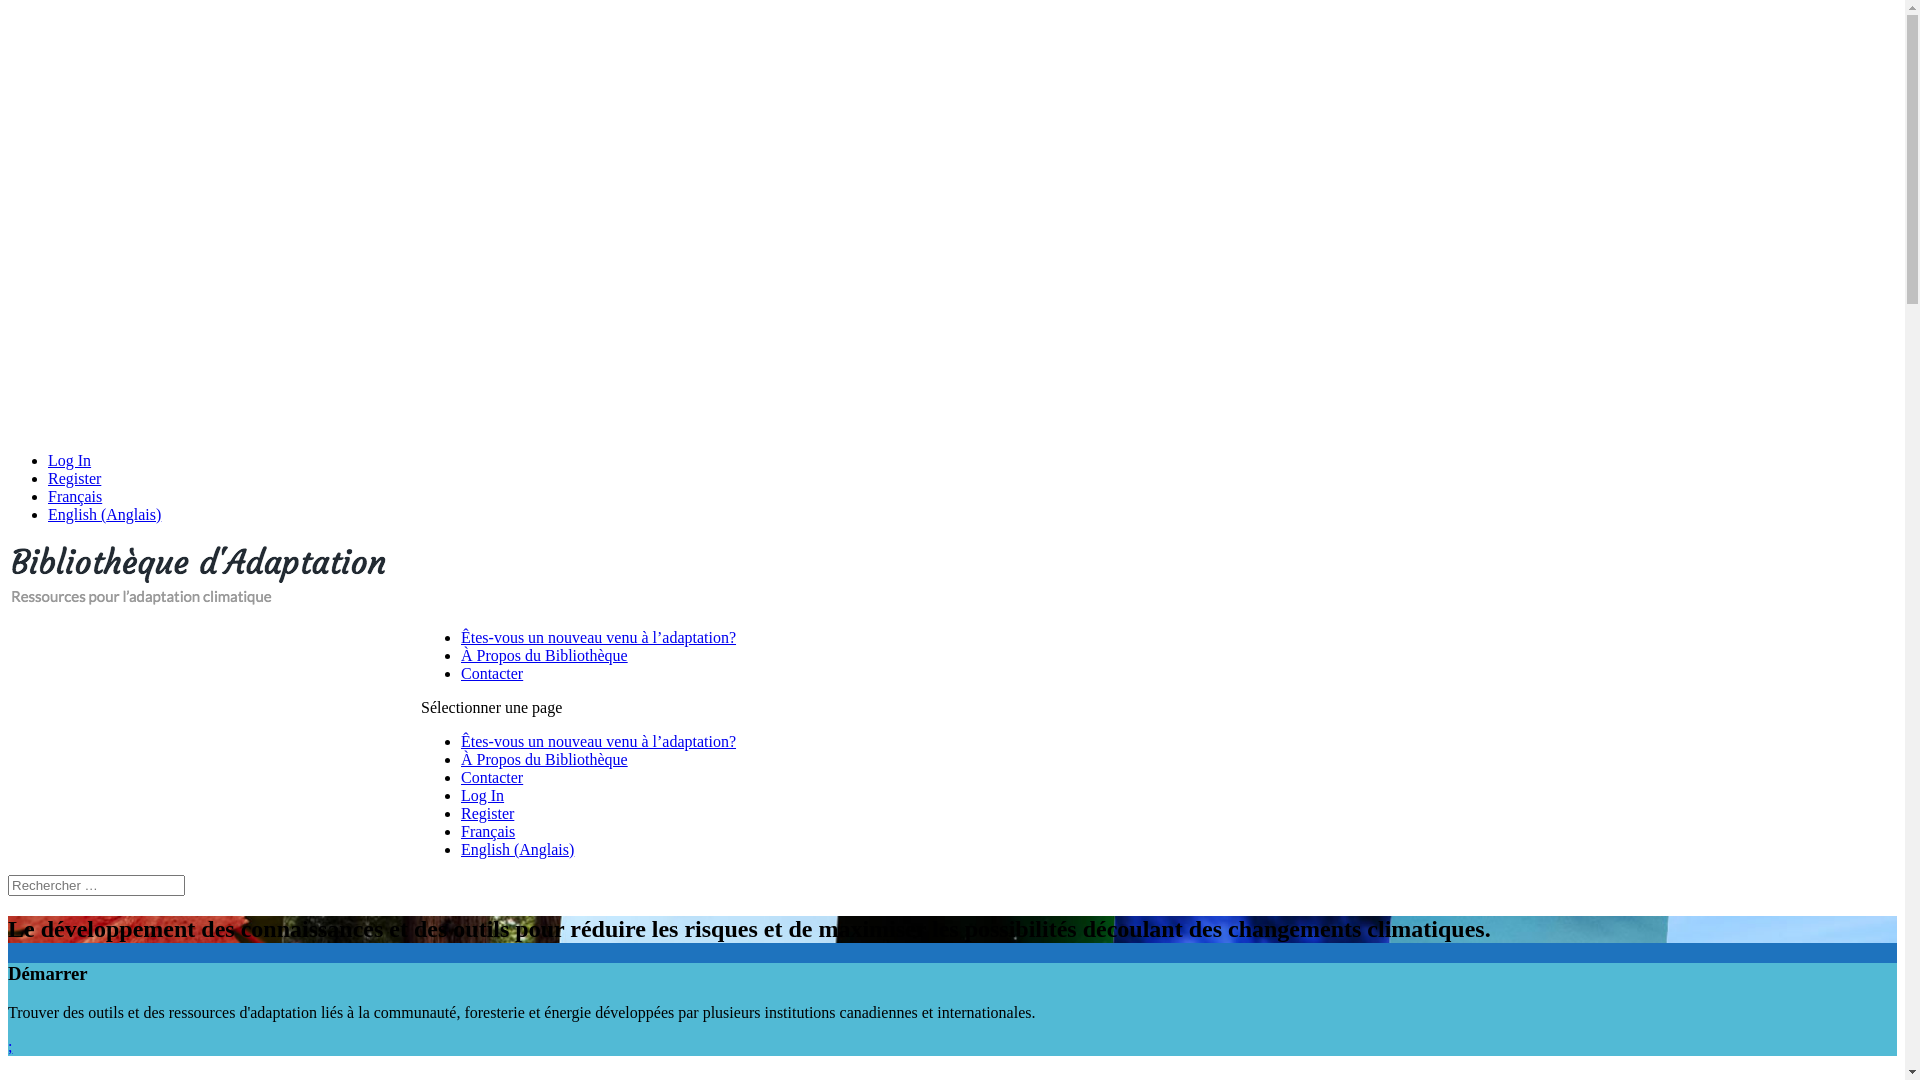 This screenshot has width=1920, height=1080. What do you see at coordinates (9, 1045) in the screenshot?
I see `';'` at bounding box center [9, 1045].